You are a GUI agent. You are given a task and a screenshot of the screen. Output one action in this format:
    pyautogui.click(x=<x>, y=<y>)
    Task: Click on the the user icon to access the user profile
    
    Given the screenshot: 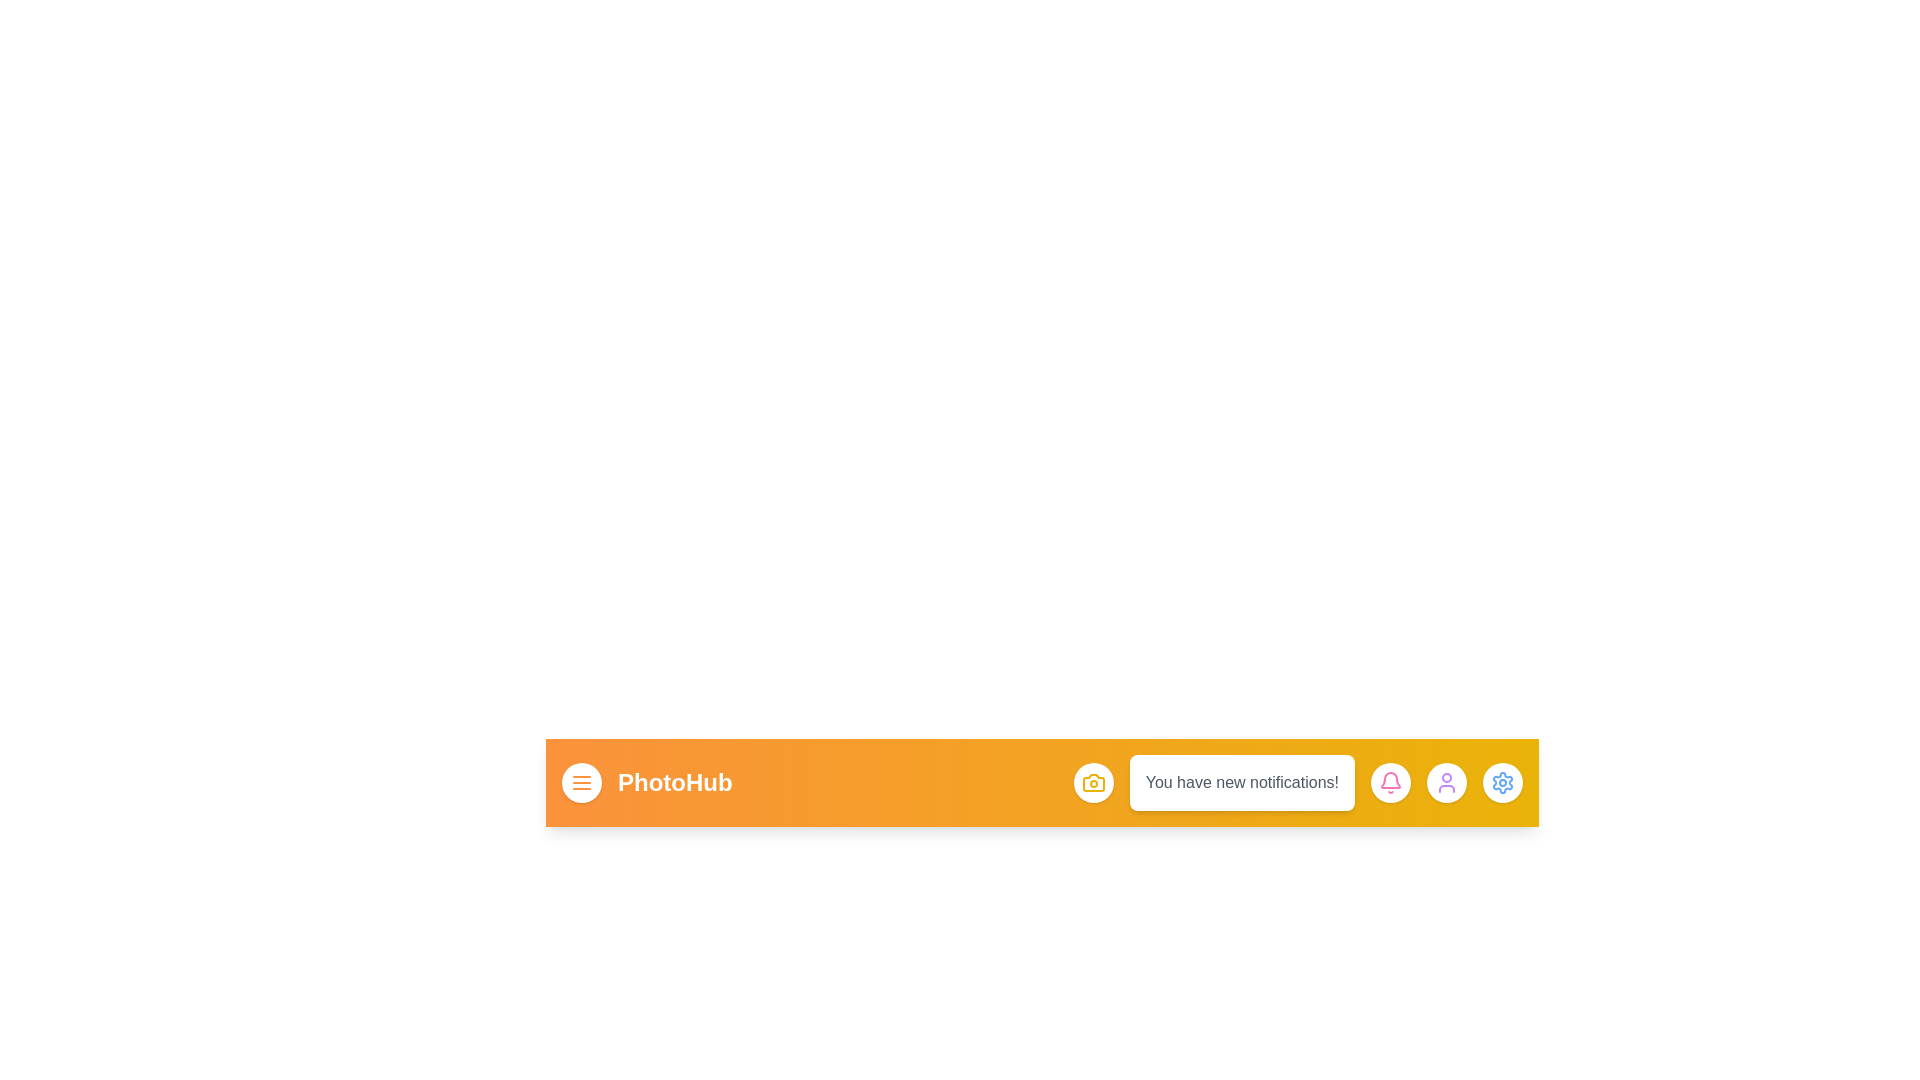 What is the action you would take?
    pyautogui.click(x=1446, y=782)
    